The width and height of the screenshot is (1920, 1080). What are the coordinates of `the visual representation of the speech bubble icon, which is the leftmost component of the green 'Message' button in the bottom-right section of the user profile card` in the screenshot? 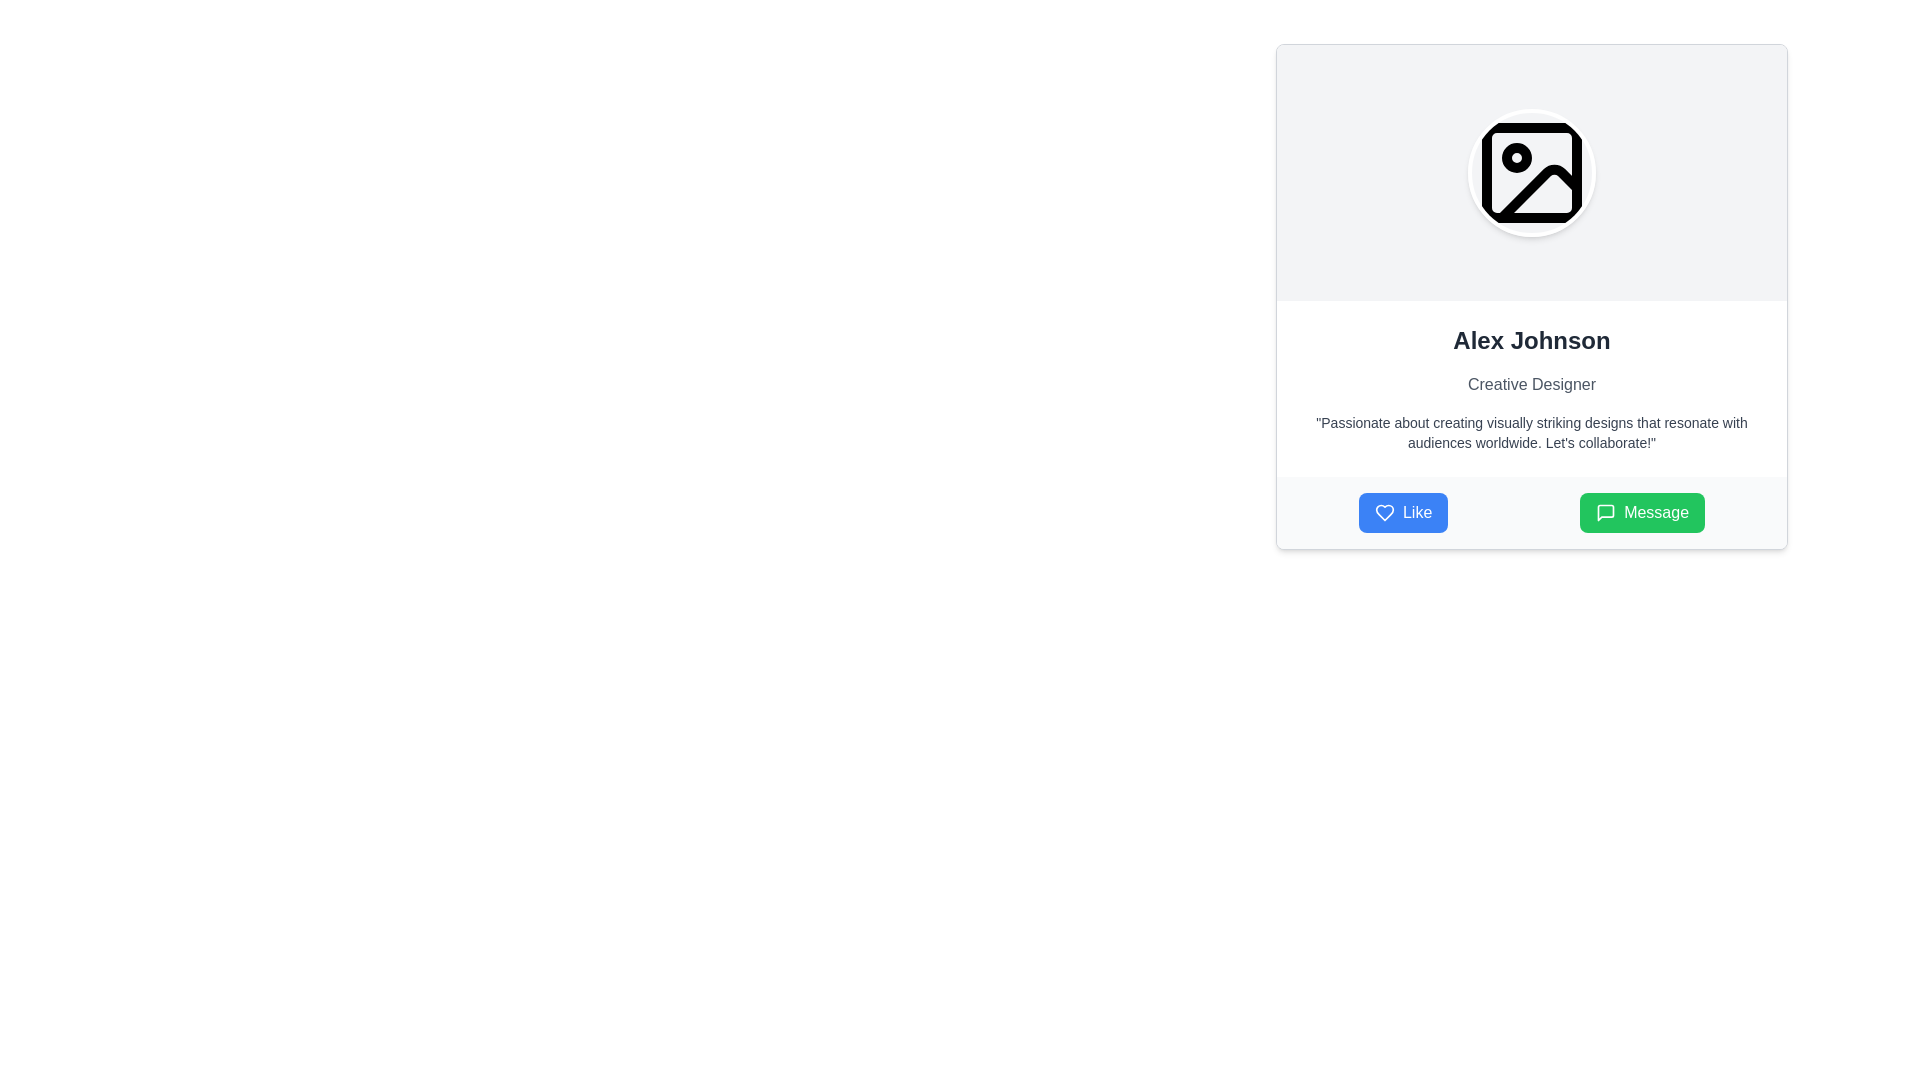 It's located at (1606, 512).